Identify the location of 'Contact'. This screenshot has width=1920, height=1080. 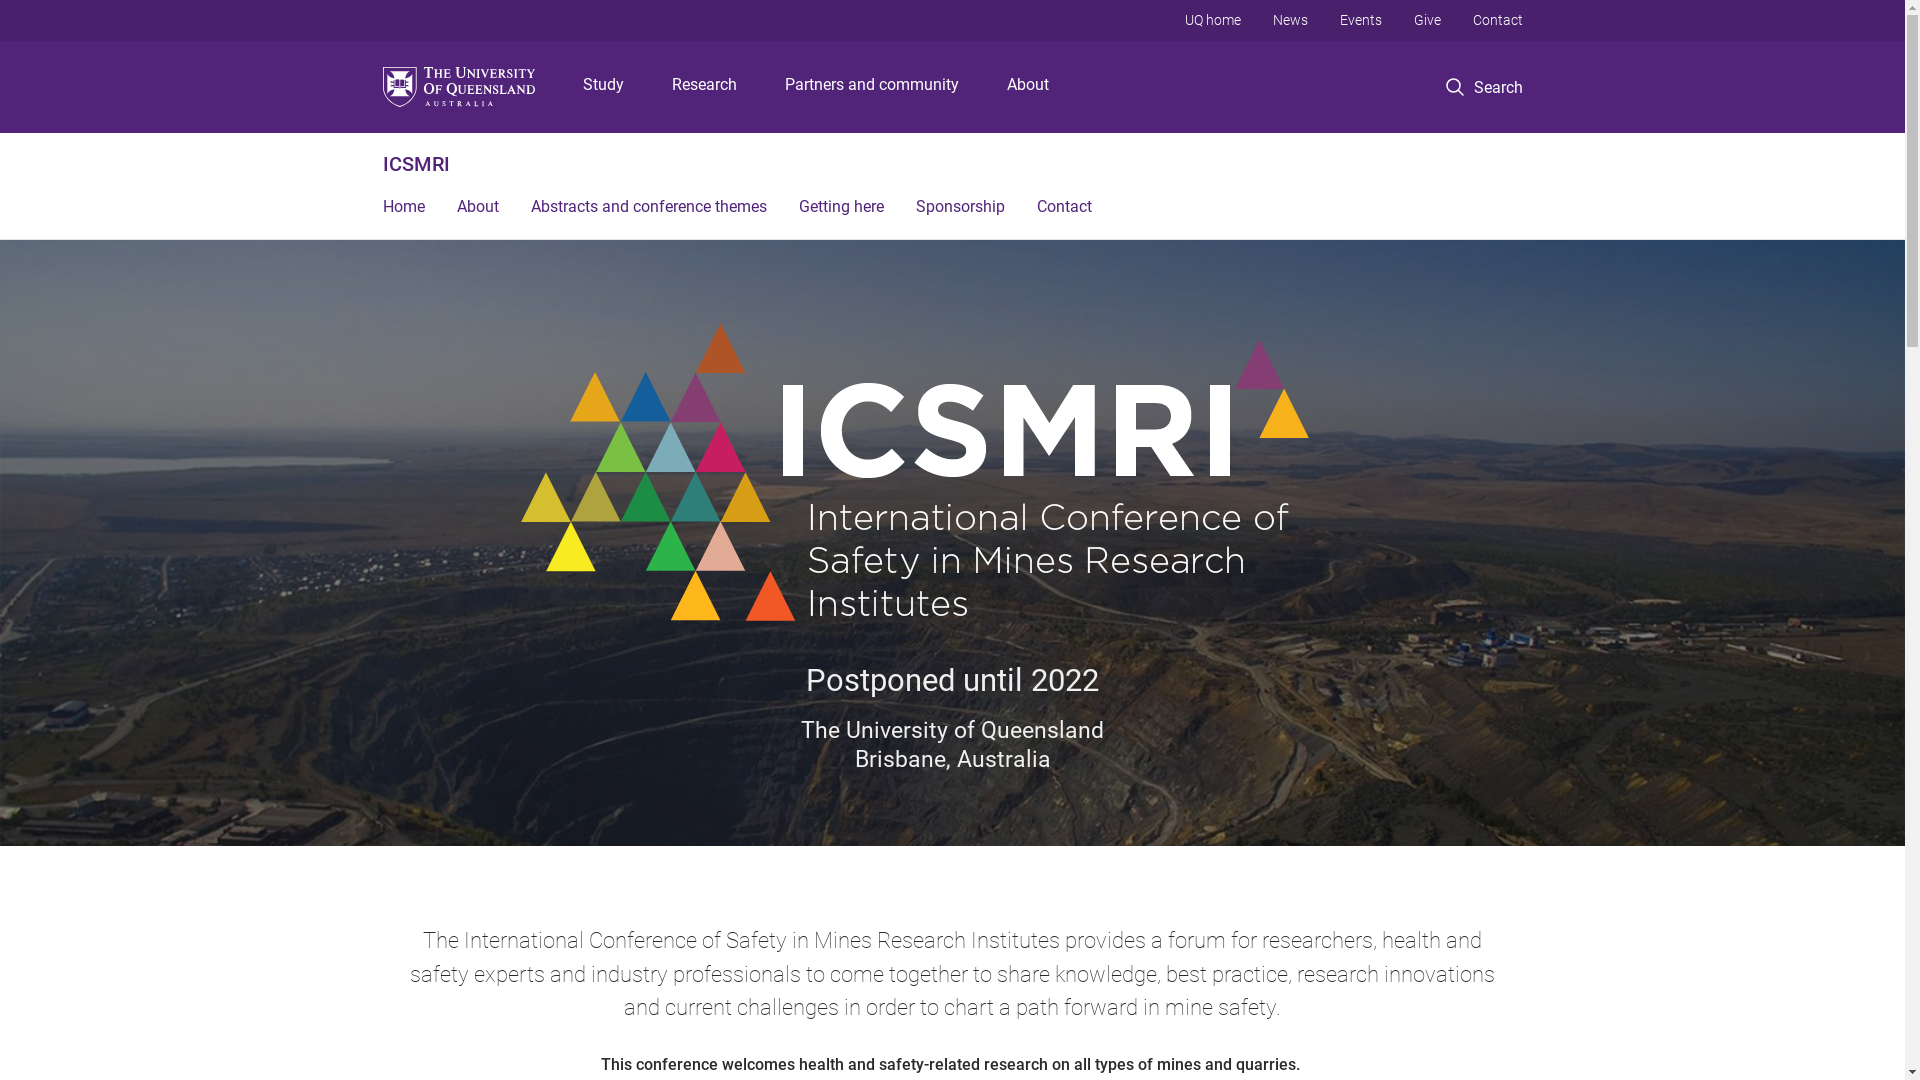
(1062, 208).